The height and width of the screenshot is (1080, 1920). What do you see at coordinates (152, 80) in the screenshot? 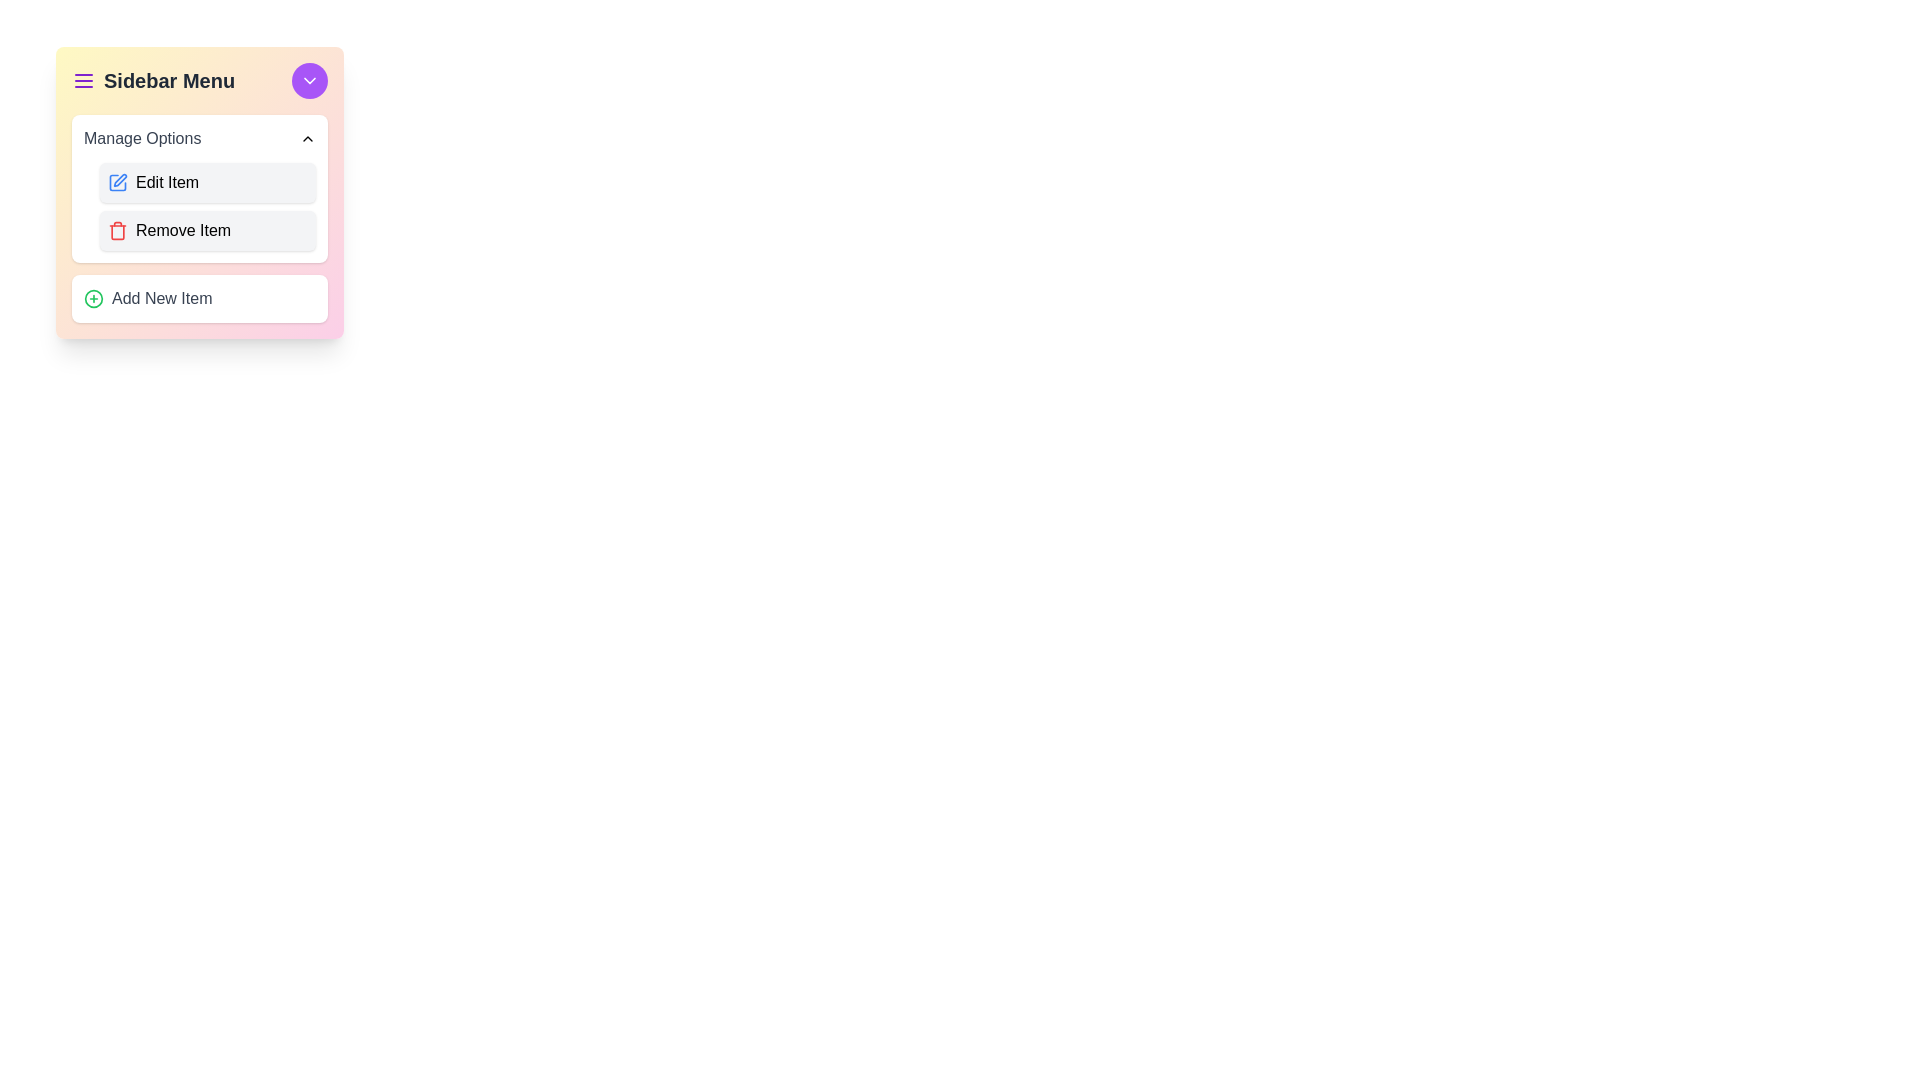
I see `the sidebar menu title and indicator element located at the top-left region of the card interface, next to the purple dropdown toggle button` at bounding box center [152, 80].